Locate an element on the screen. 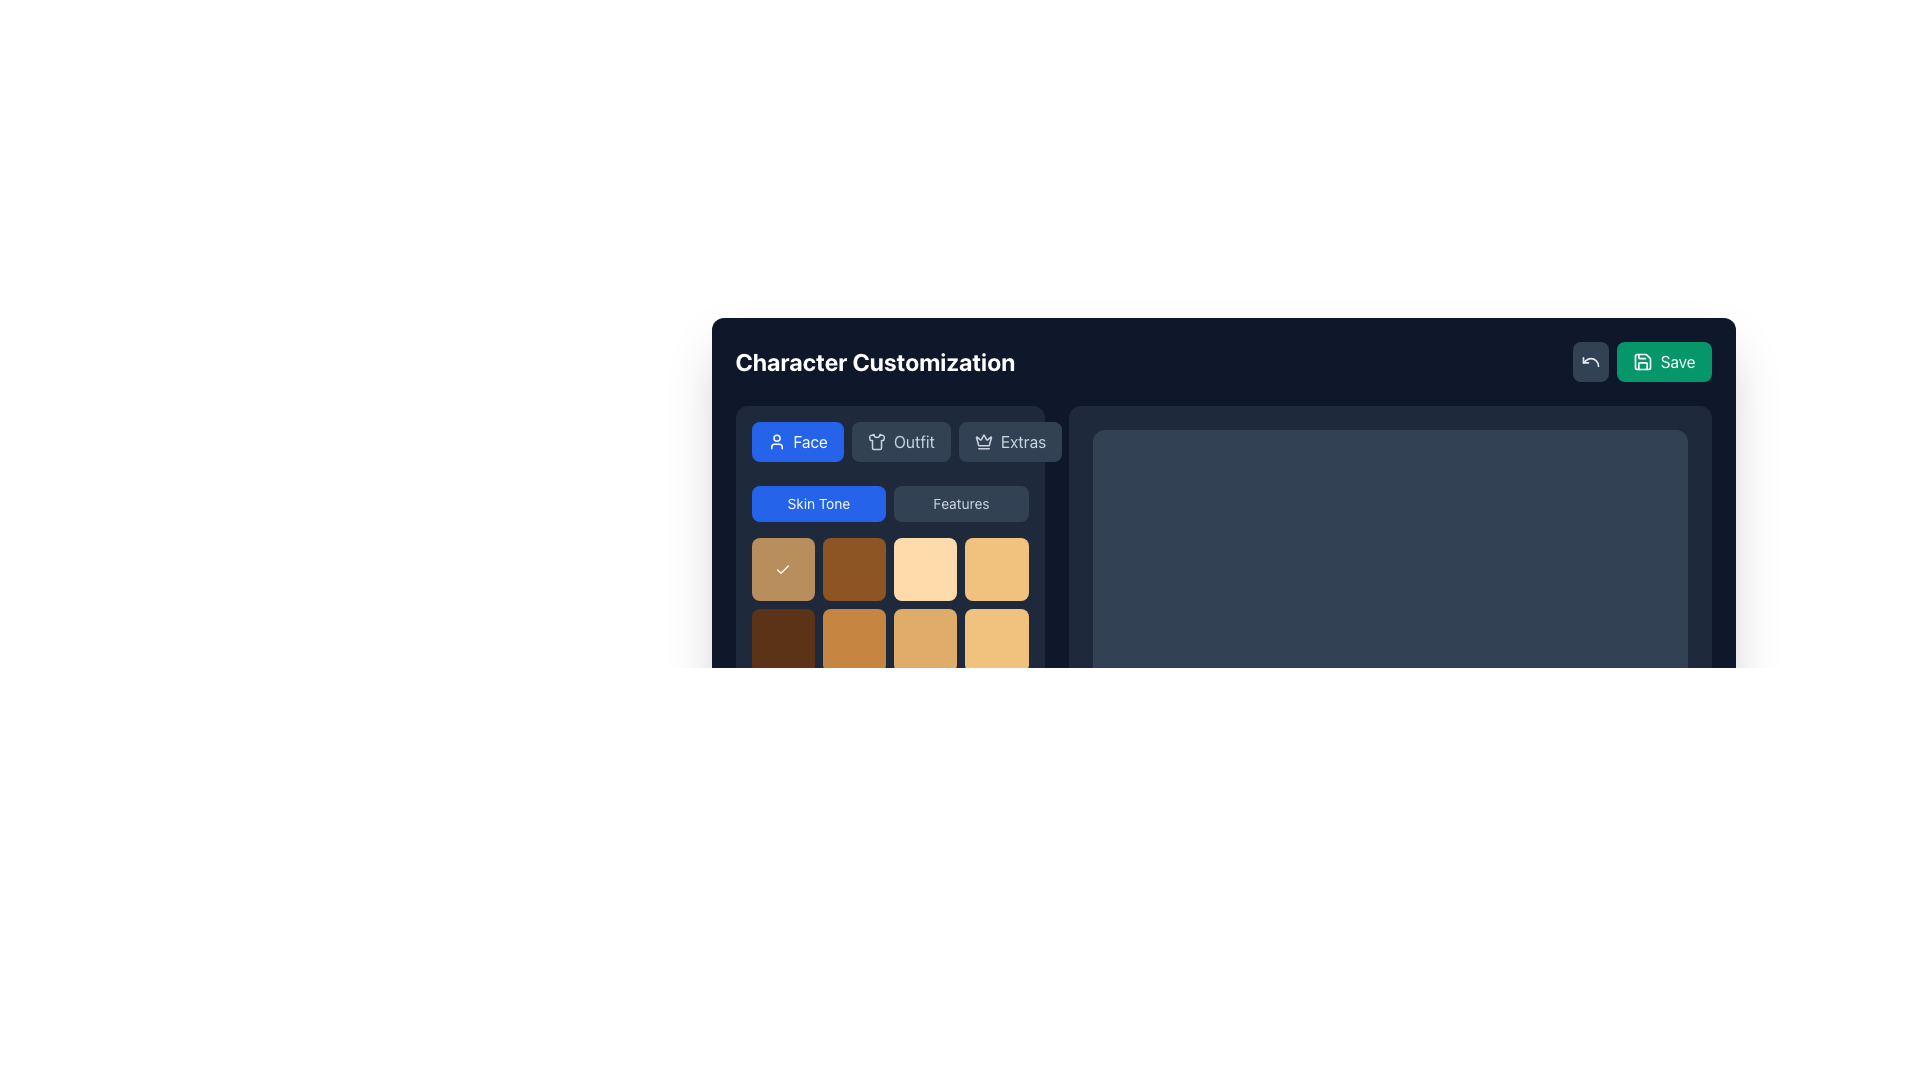 The width and height of the screenshot is (1920, 1080). the 'Features' button located to the right of the 'Skin Tone' button under the 'Character Customization' heading is located at coordinates (961, 503).